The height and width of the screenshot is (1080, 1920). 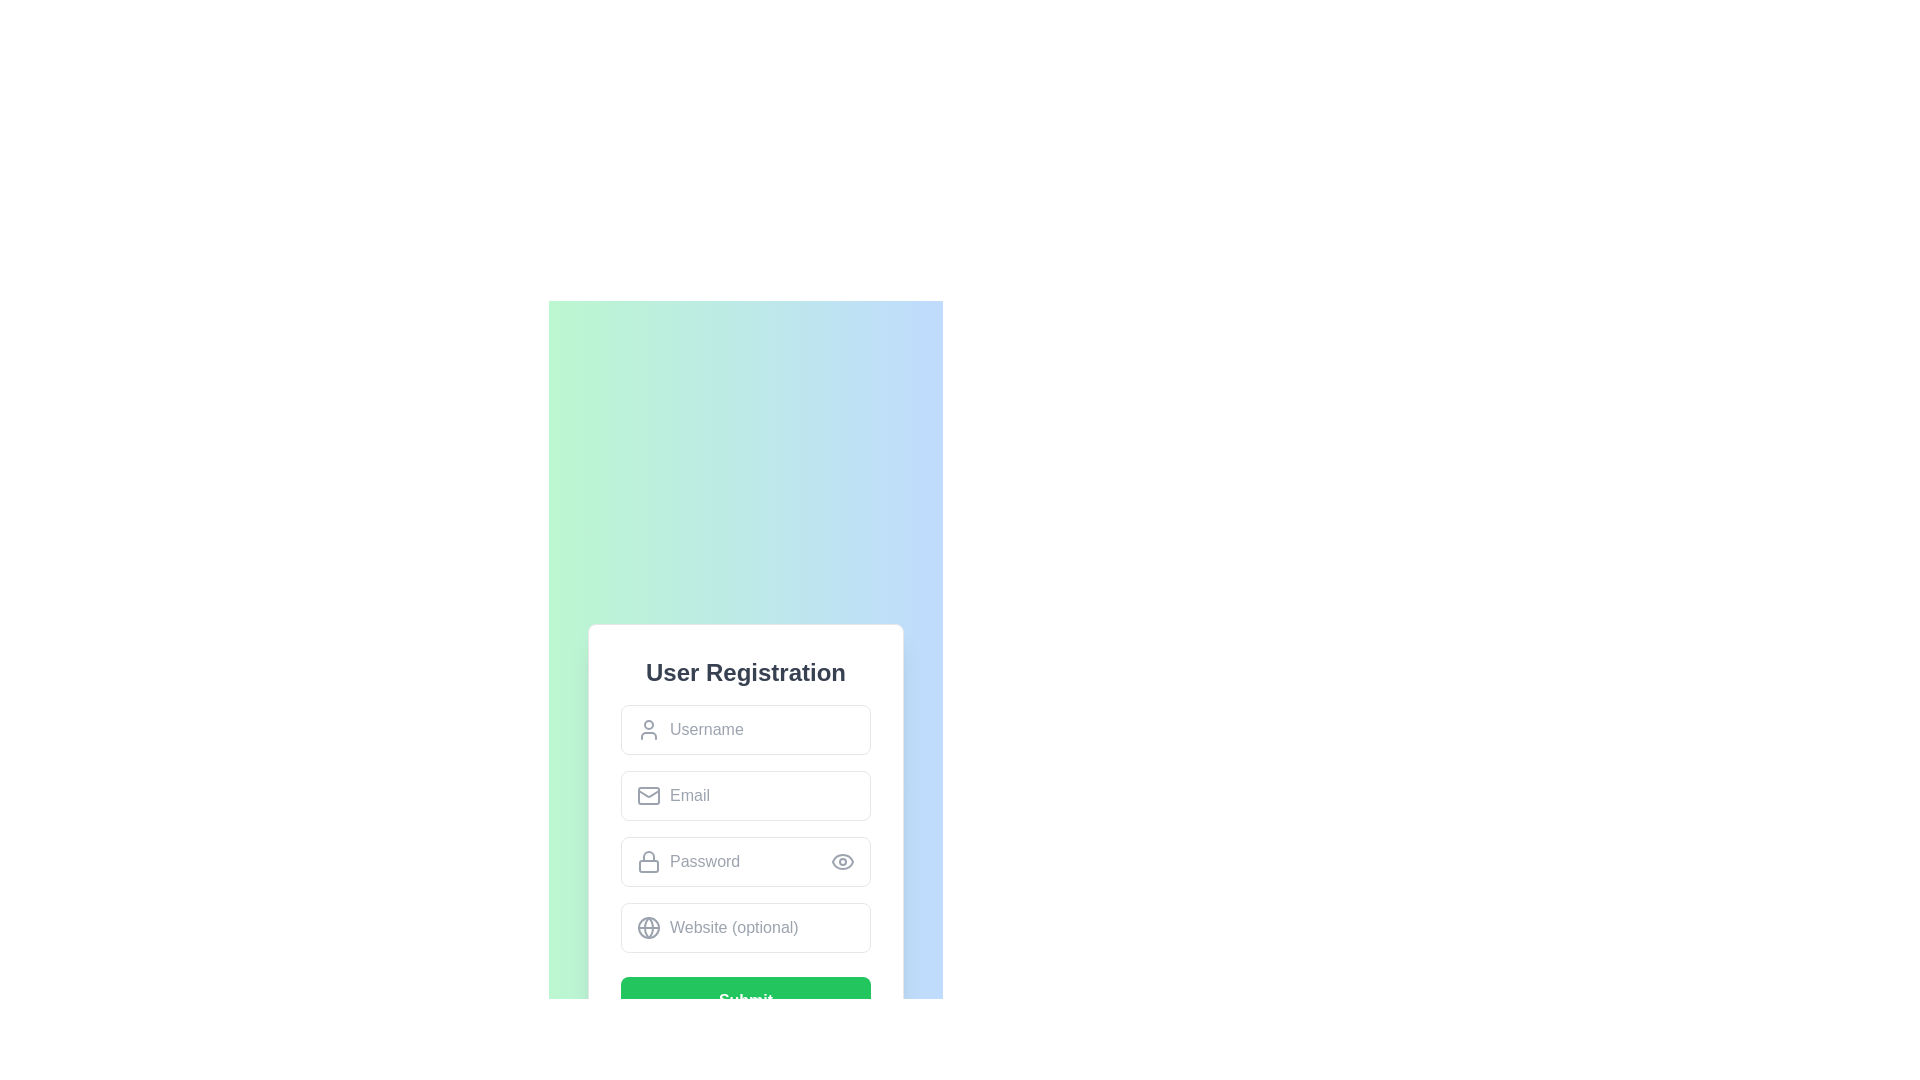 I want to click on the Password Input Field in the User Registration form, which is the third input field beneath the Email field and above the optional Website field, so click(x=744, y=860).